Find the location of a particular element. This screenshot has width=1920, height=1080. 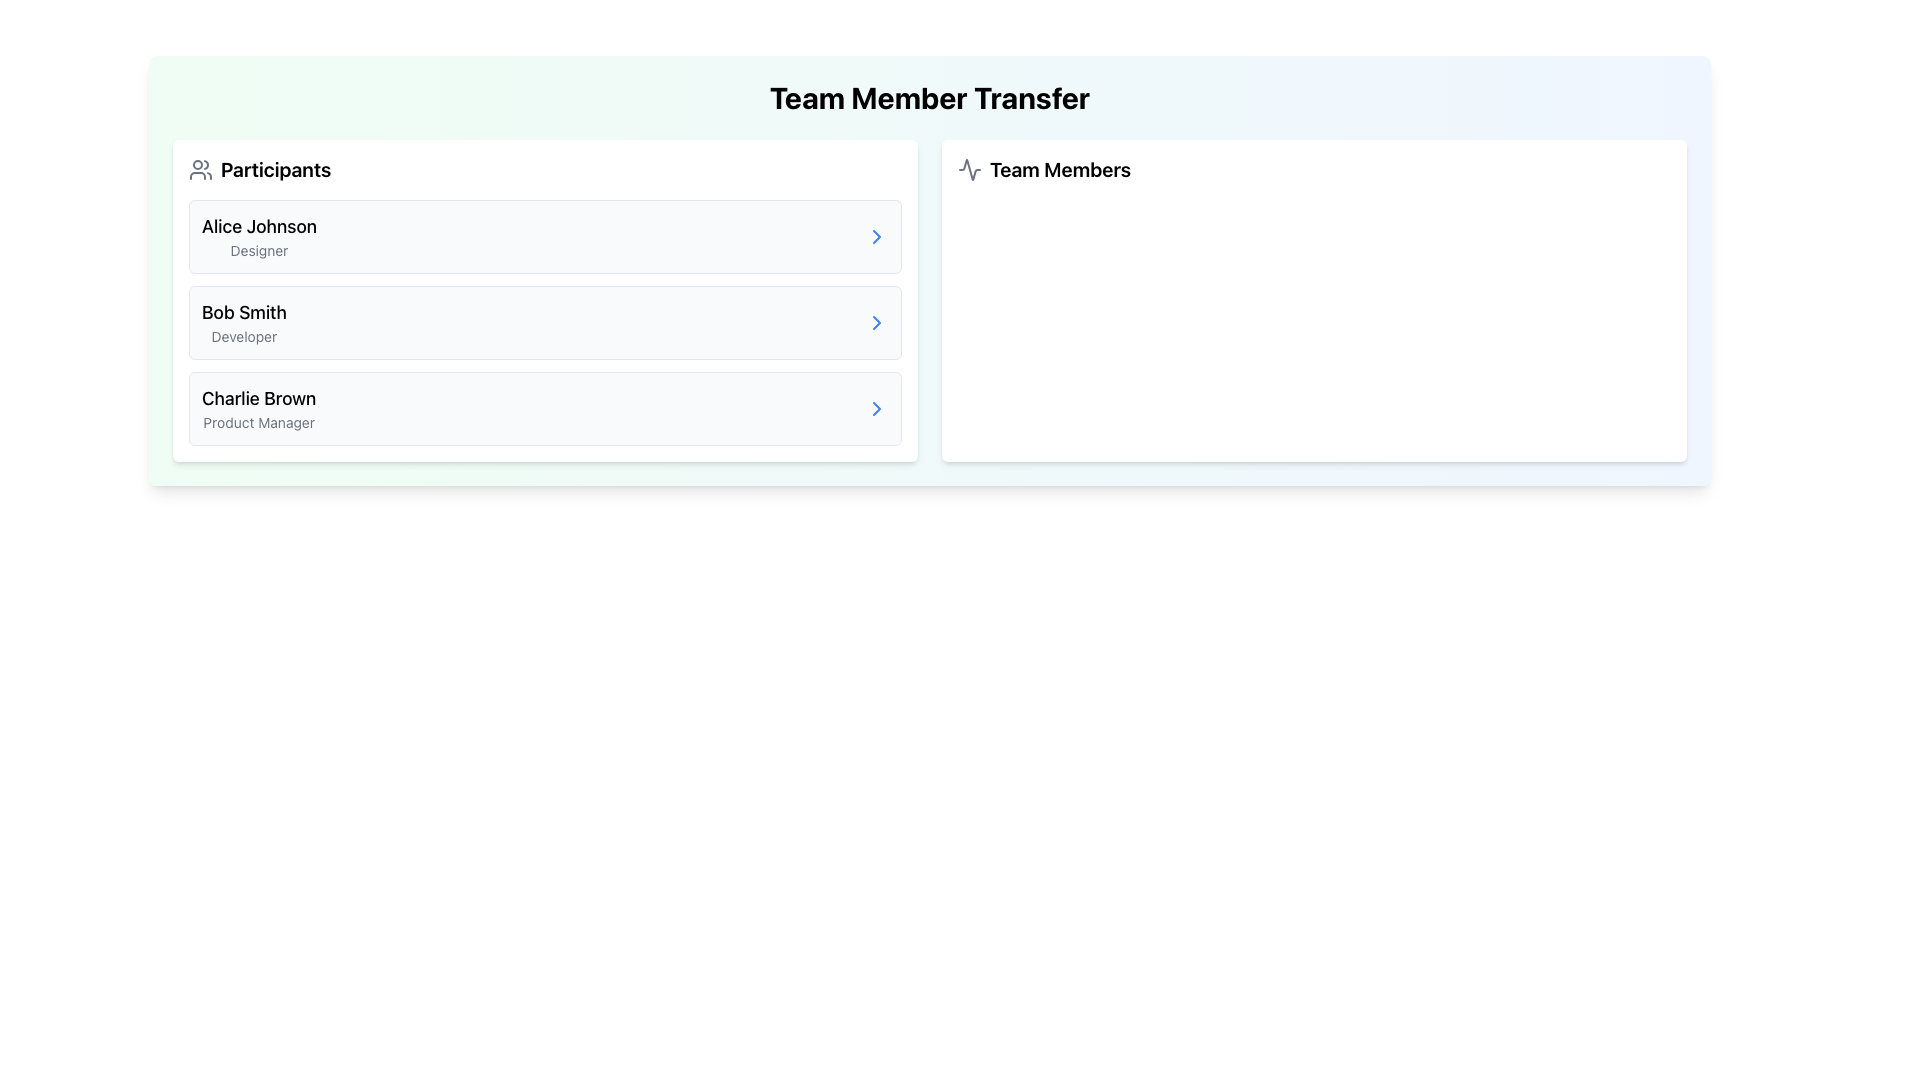

the decorative icon located to the left of the 'Participants' text in the header section of the 'Participants' card is located at coordinates (201, 168).